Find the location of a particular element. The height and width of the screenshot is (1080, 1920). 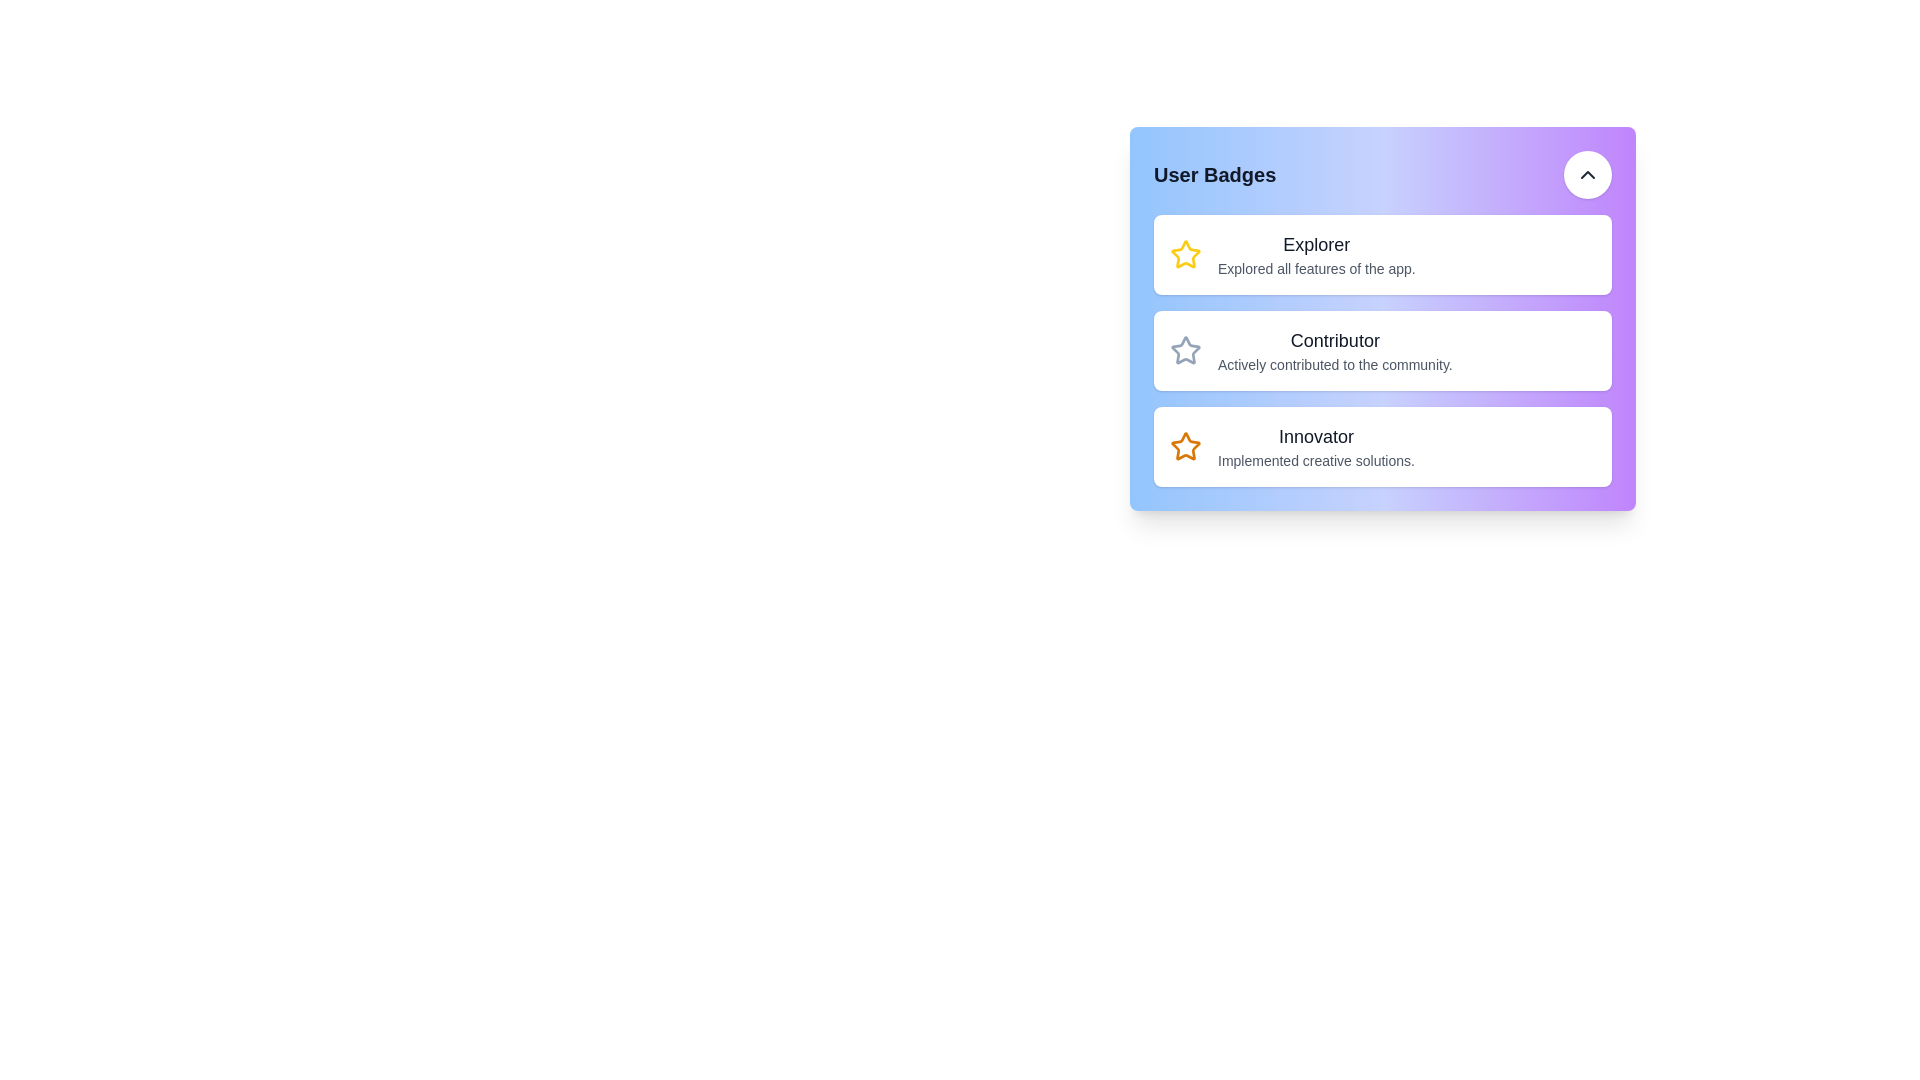

the 'Innovator' badge title text label, which is centered inside the badge component and positioned below the 'Contributor' badge in the 'User Badges' section is located at coordinates (1316, 435).